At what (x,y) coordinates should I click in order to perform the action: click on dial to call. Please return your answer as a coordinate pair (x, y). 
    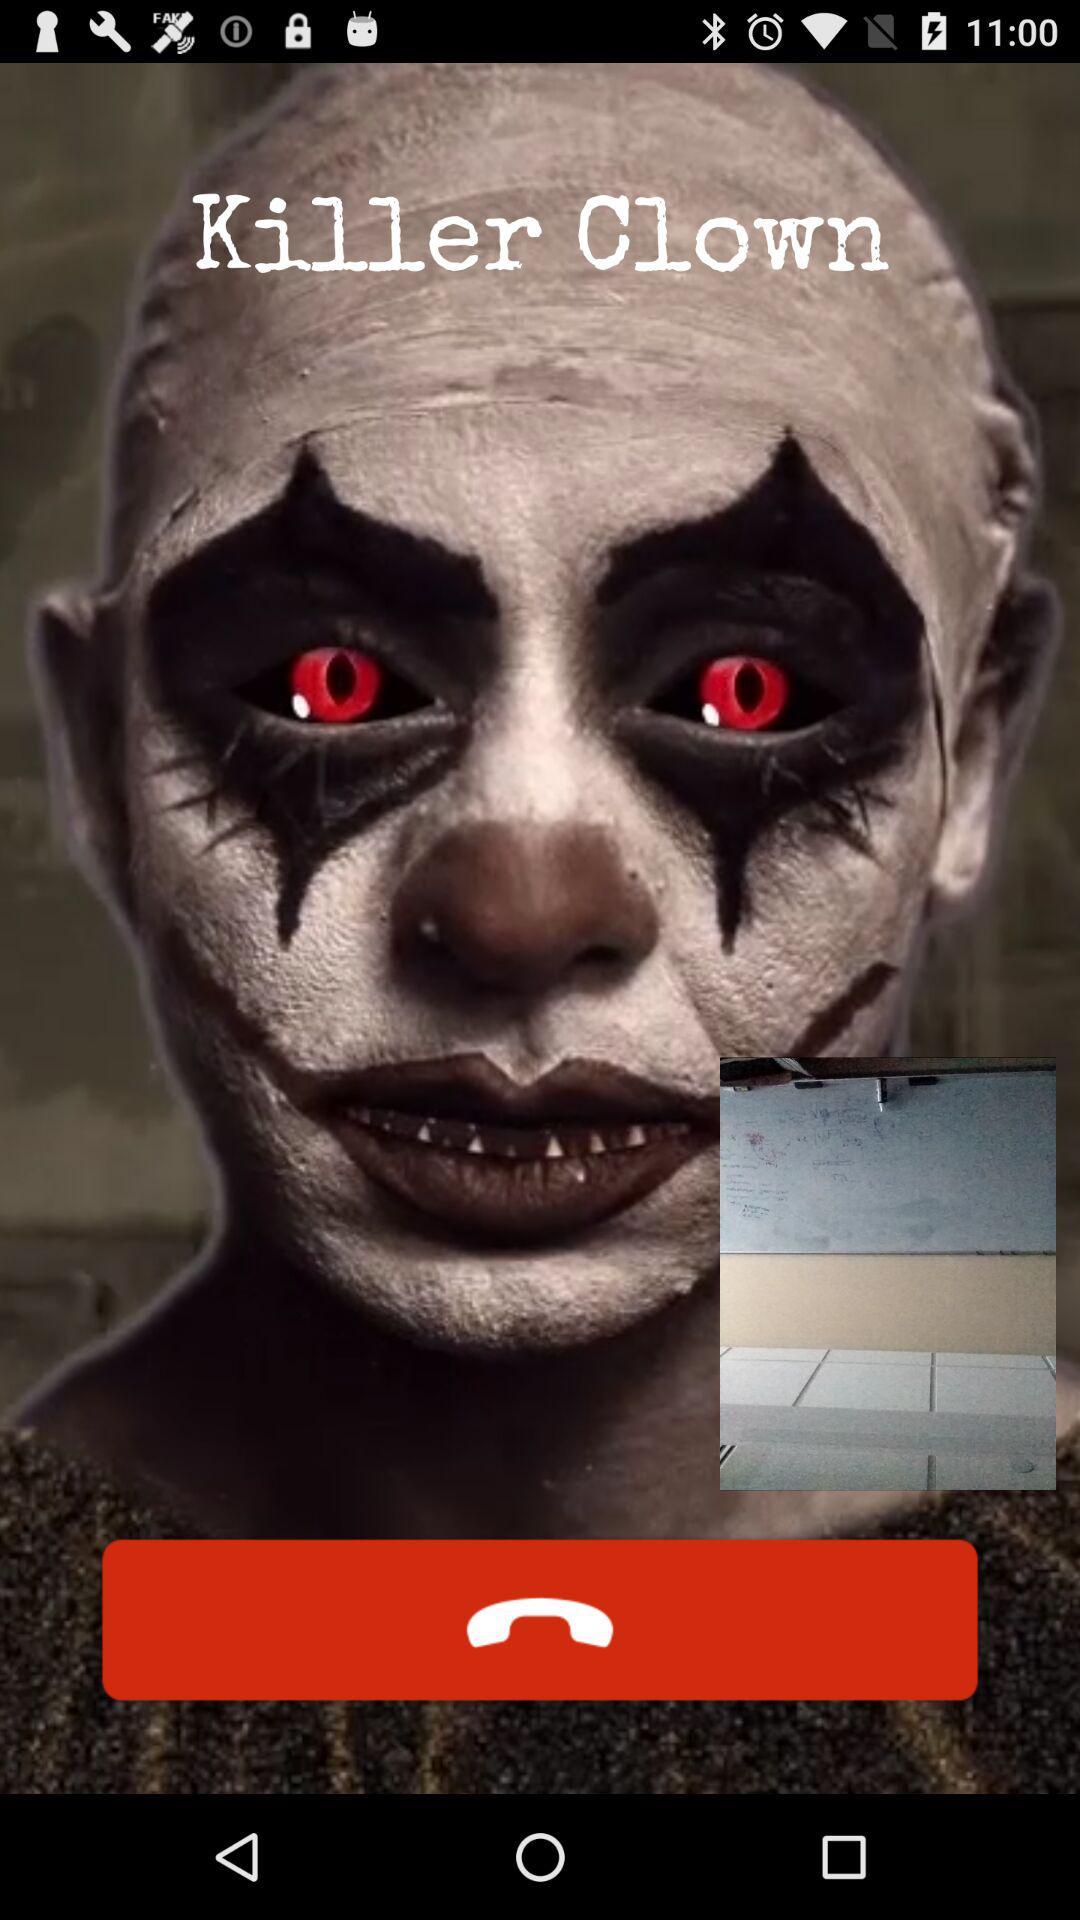
    Looking at the image, I should click on (540, 1620).